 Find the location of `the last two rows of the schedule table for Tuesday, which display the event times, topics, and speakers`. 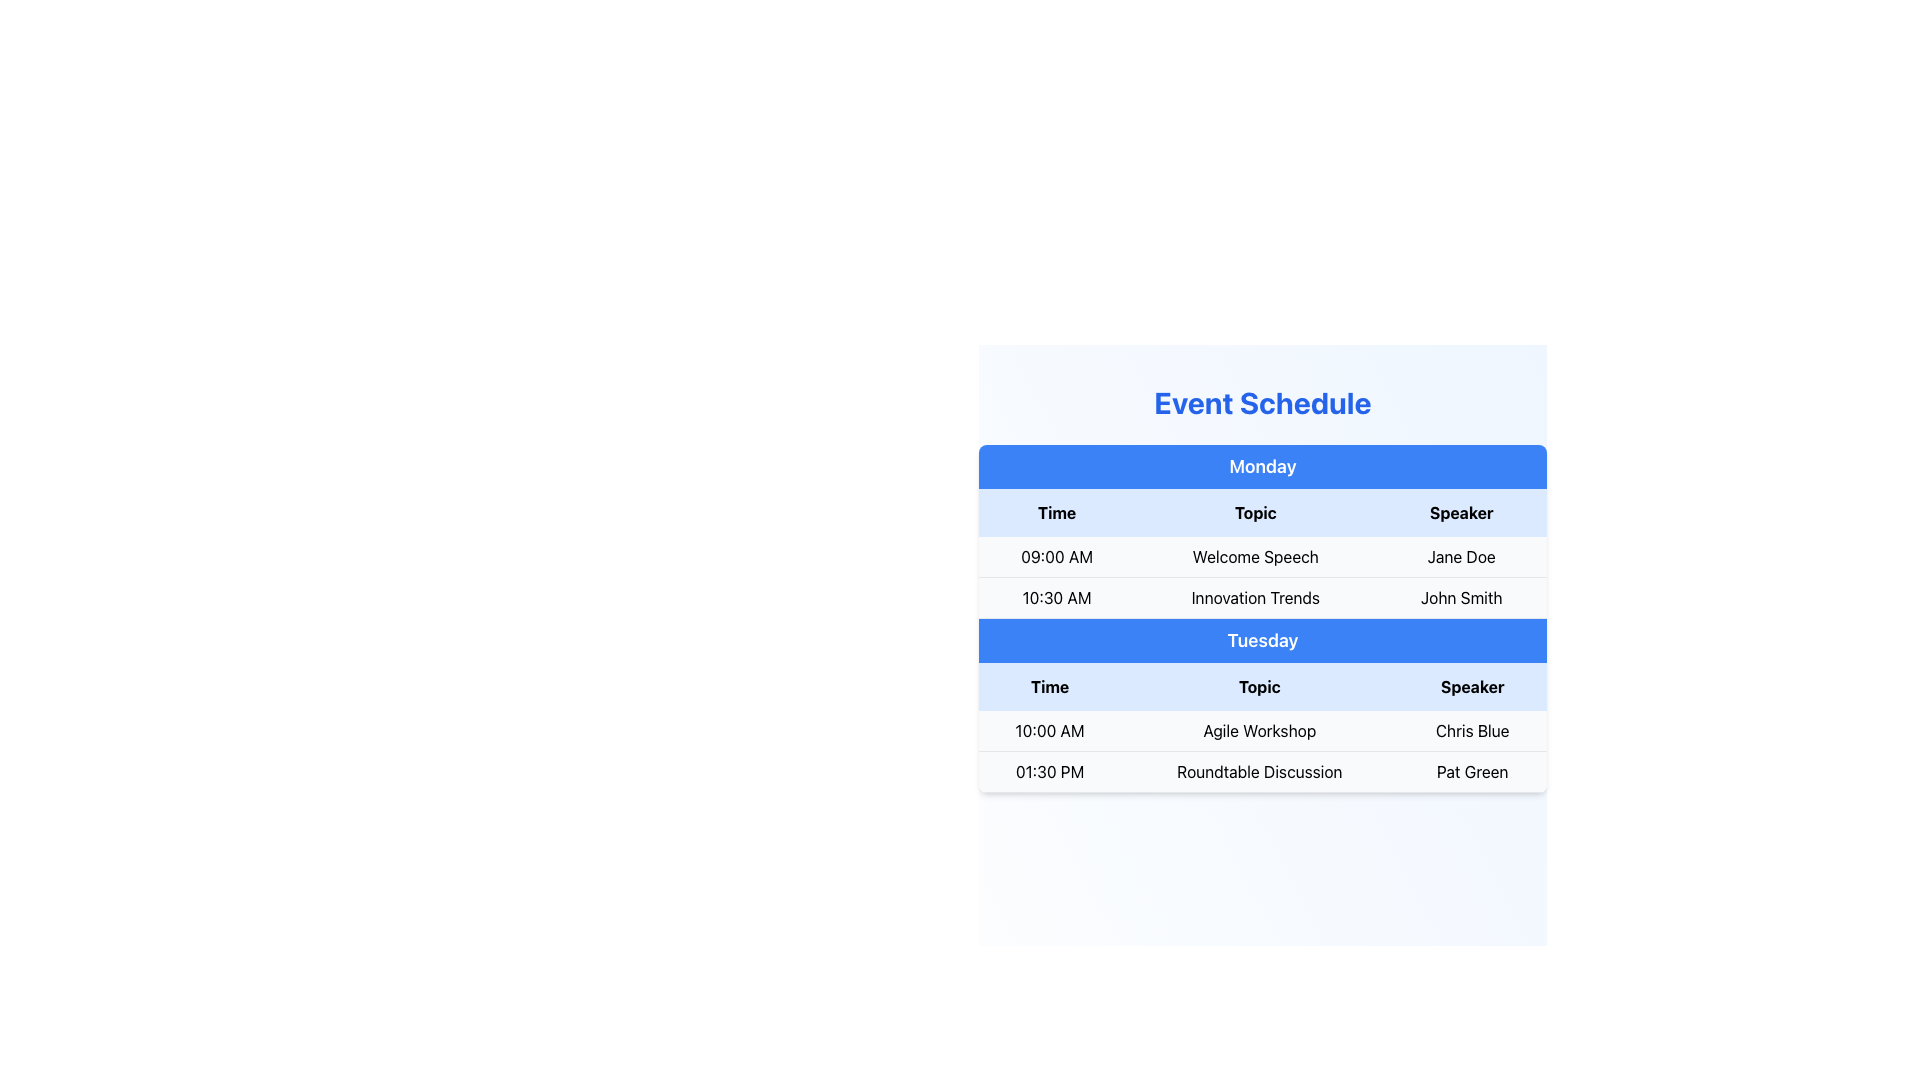

the last two rows of the schedule table for Tuesday, which display the event times, topics, and speakers is located at coordinates (1261, 751).